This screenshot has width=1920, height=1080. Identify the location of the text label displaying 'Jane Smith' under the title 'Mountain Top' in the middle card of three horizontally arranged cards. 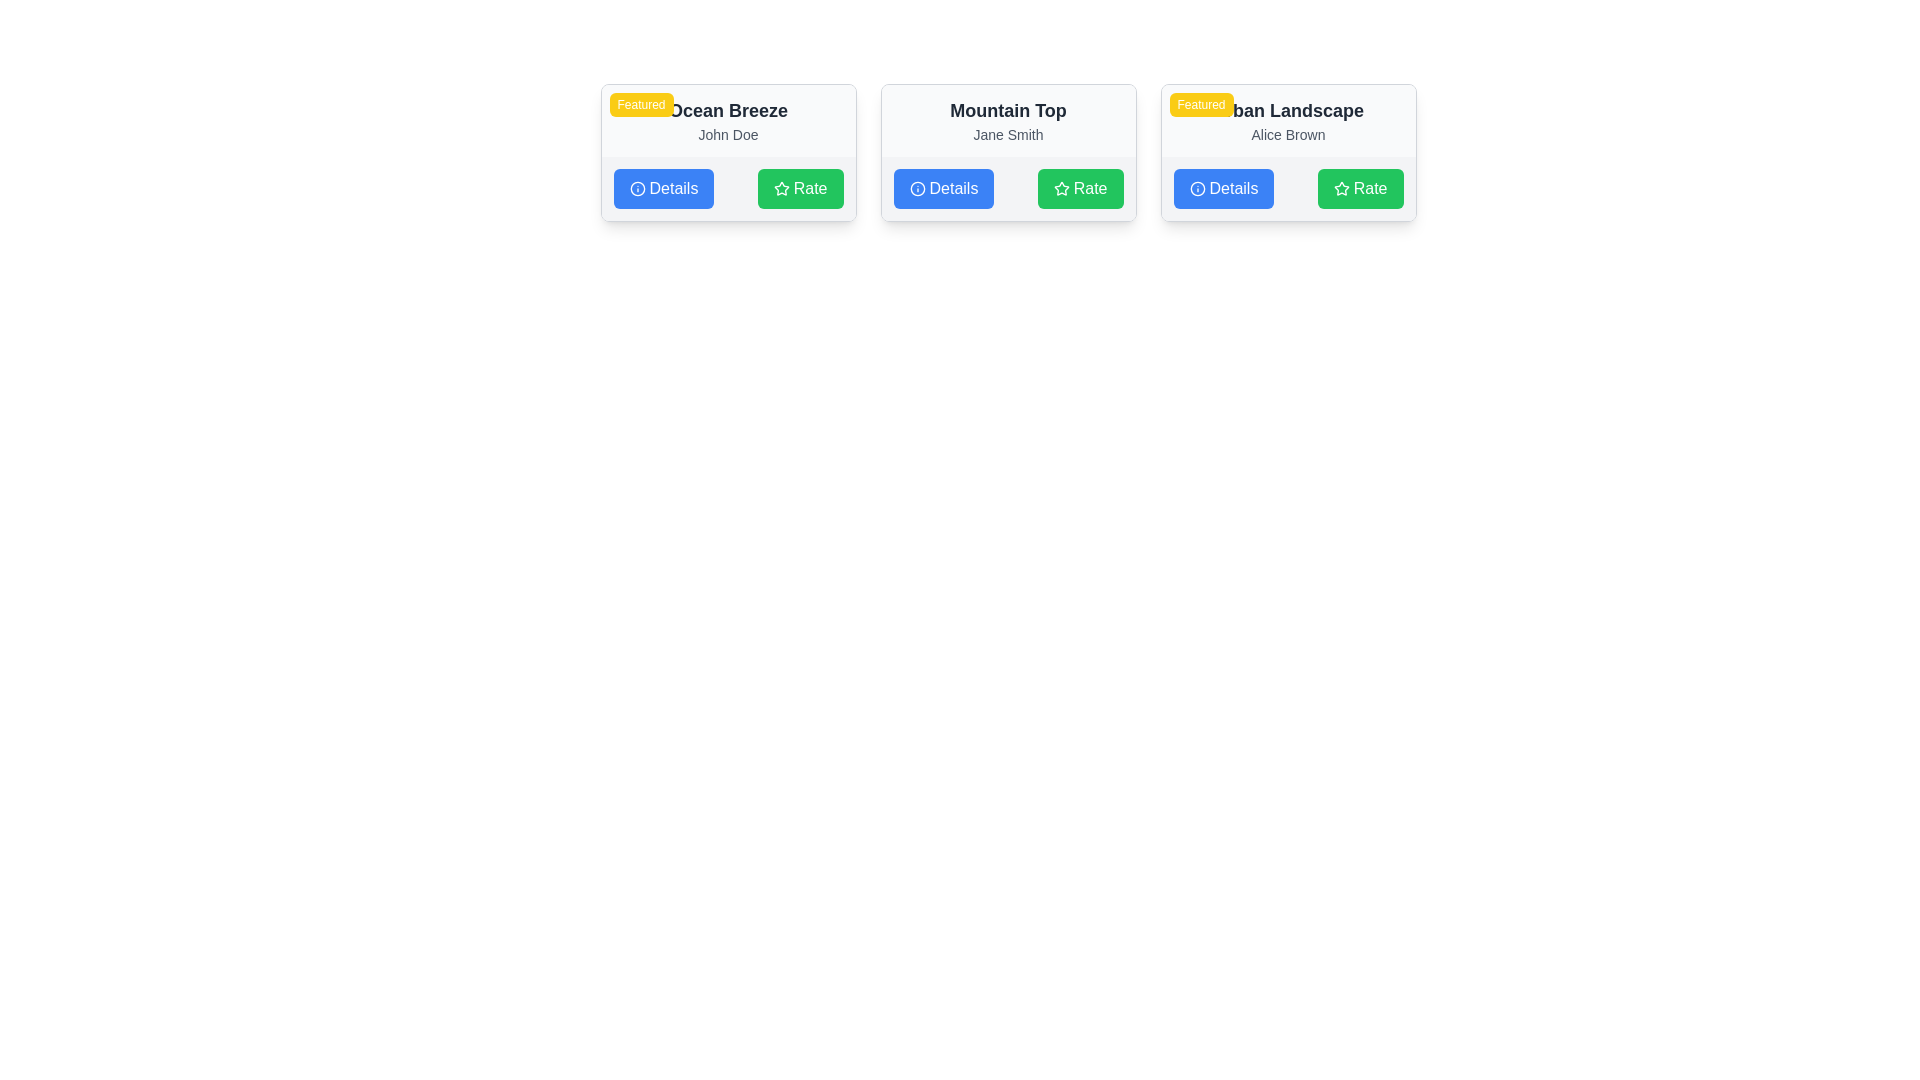
(1008, 135).